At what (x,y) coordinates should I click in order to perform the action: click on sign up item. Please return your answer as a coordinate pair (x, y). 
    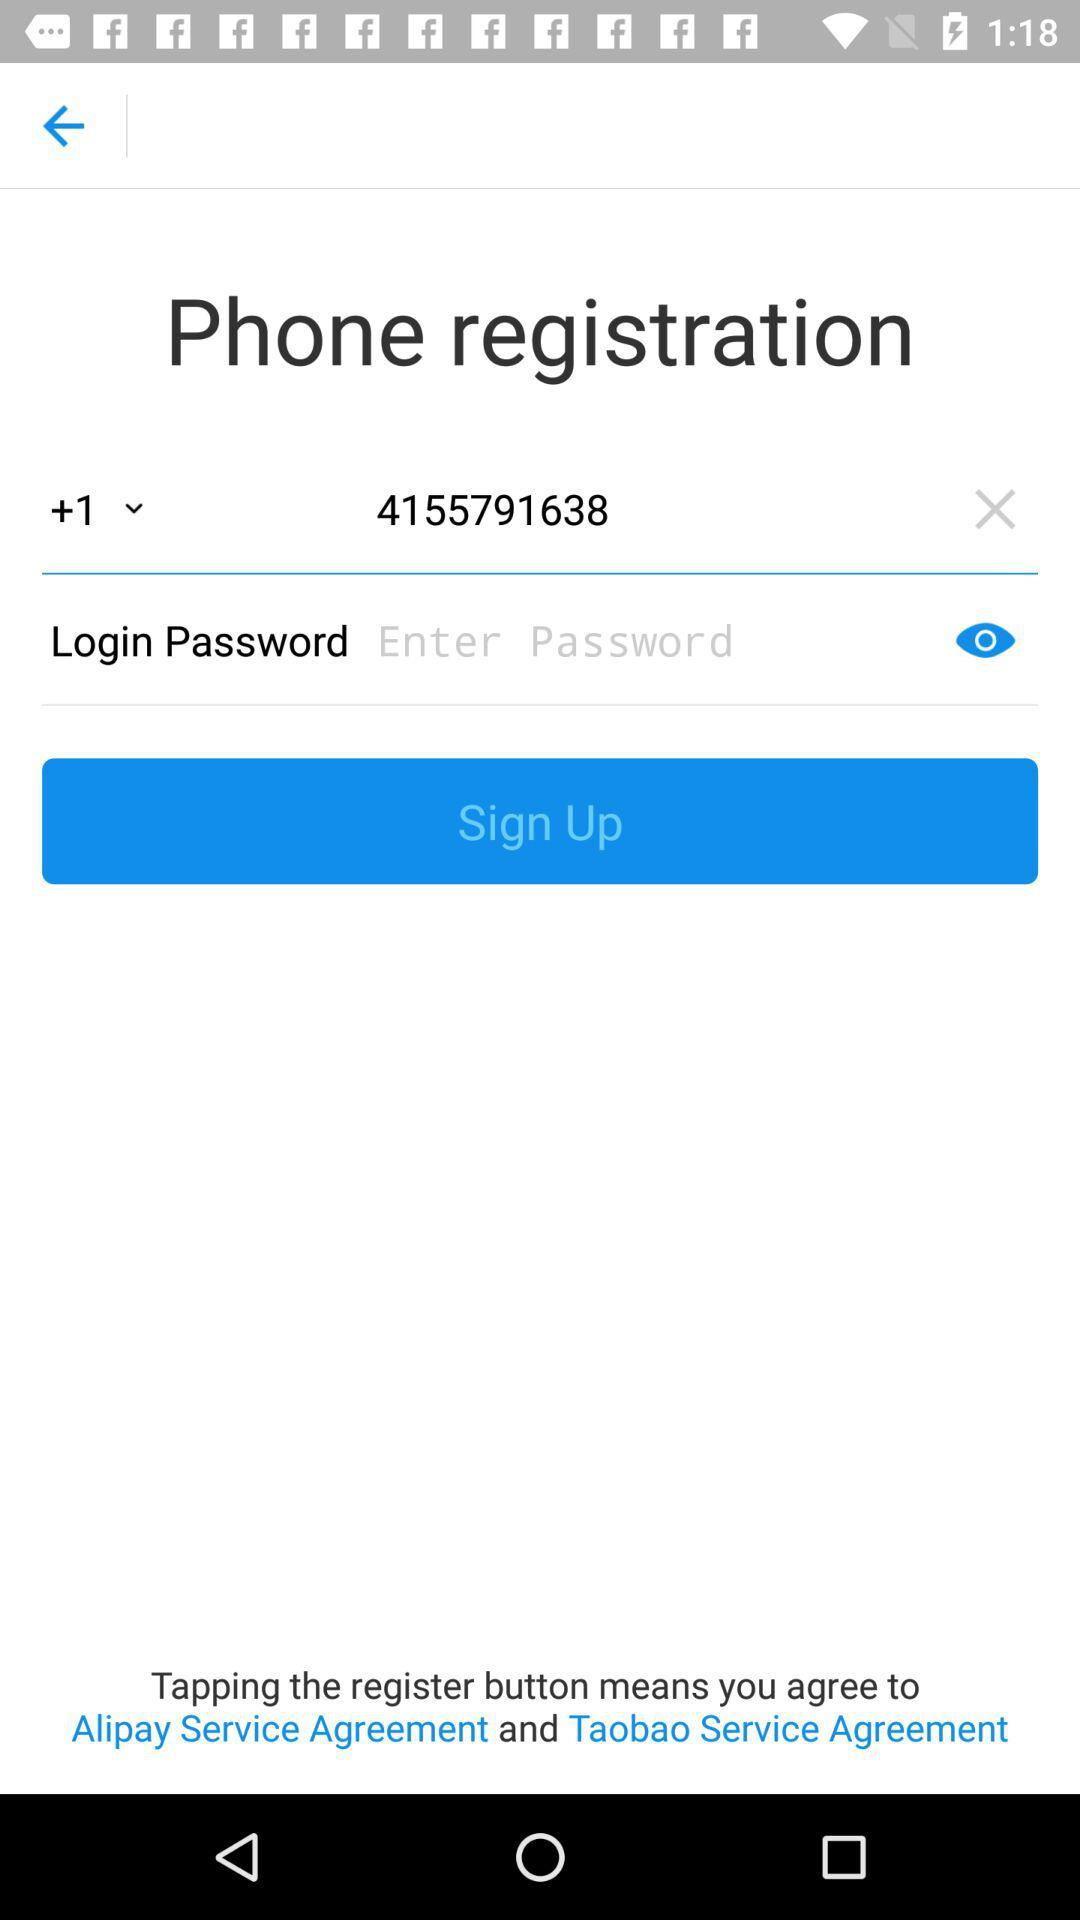
    Looking at the image, I should click on (540, 821).